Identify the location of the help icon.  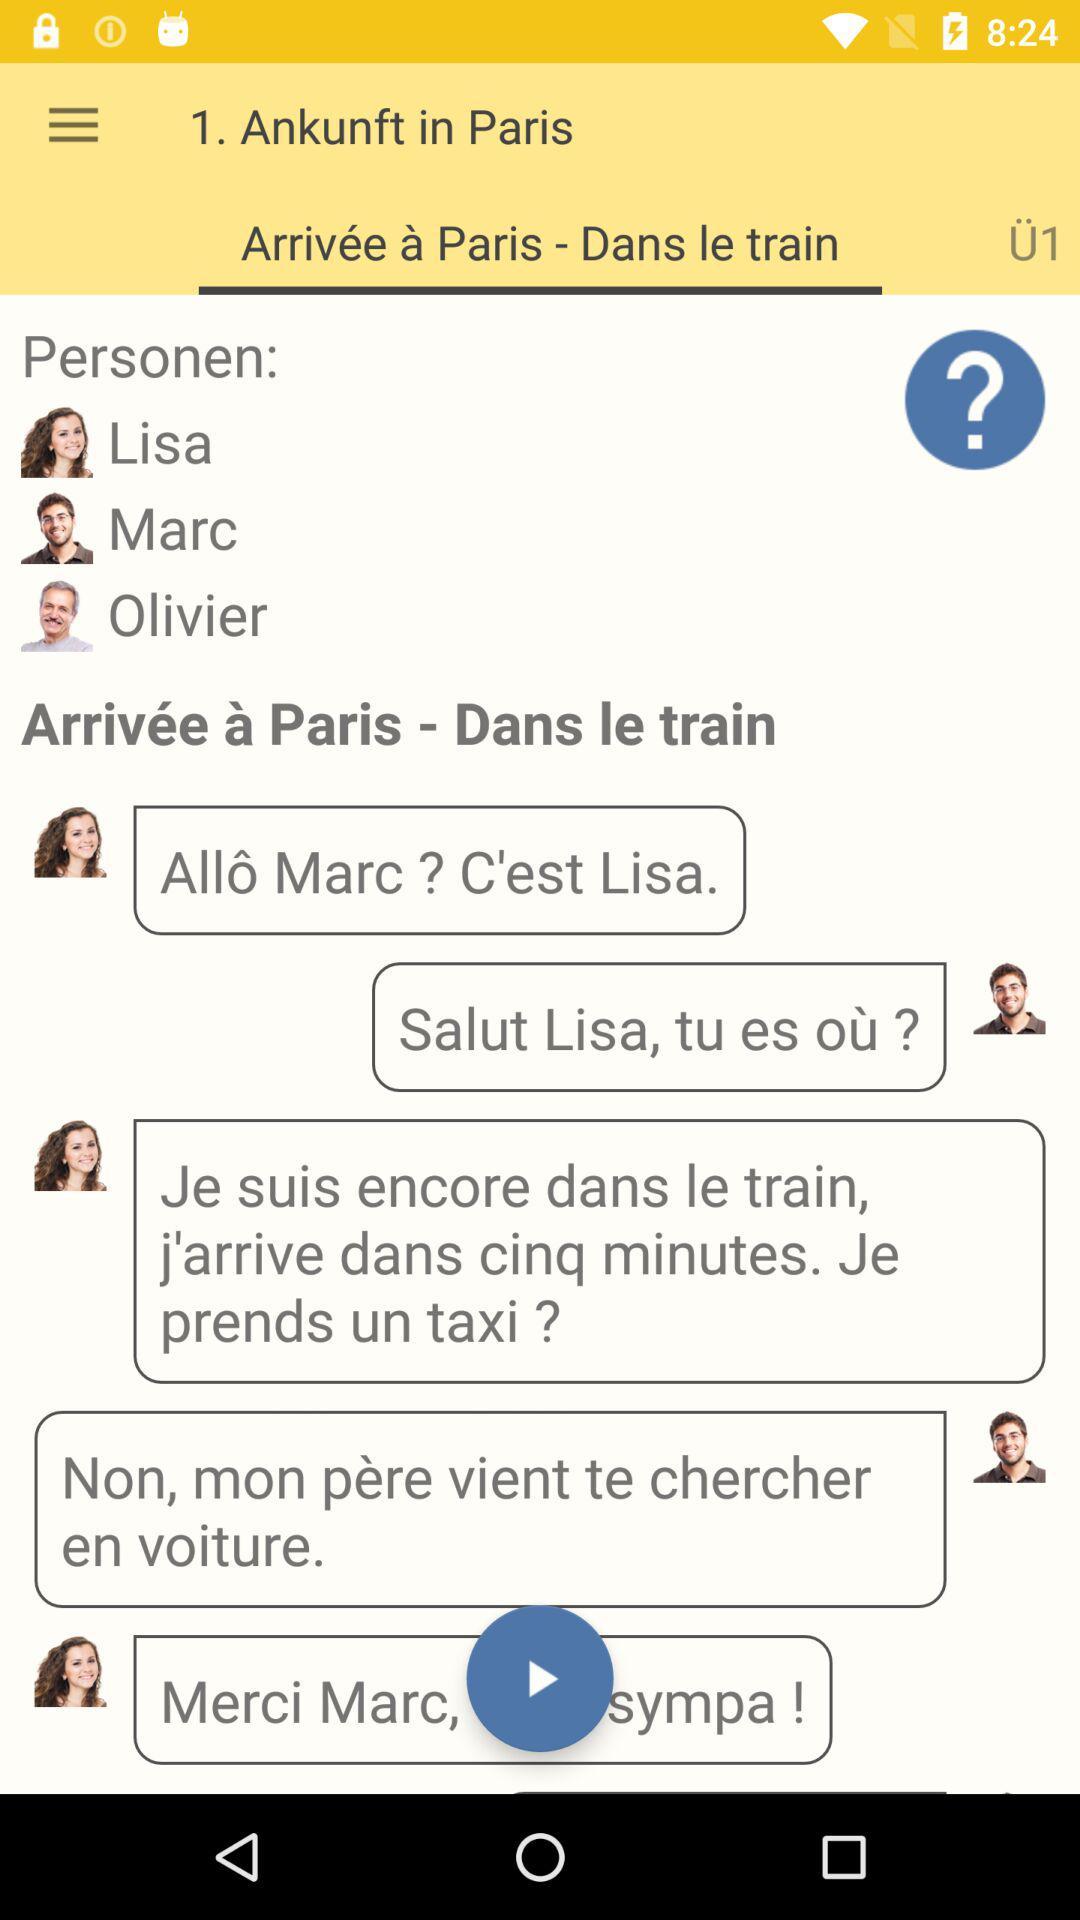
(974, 399).